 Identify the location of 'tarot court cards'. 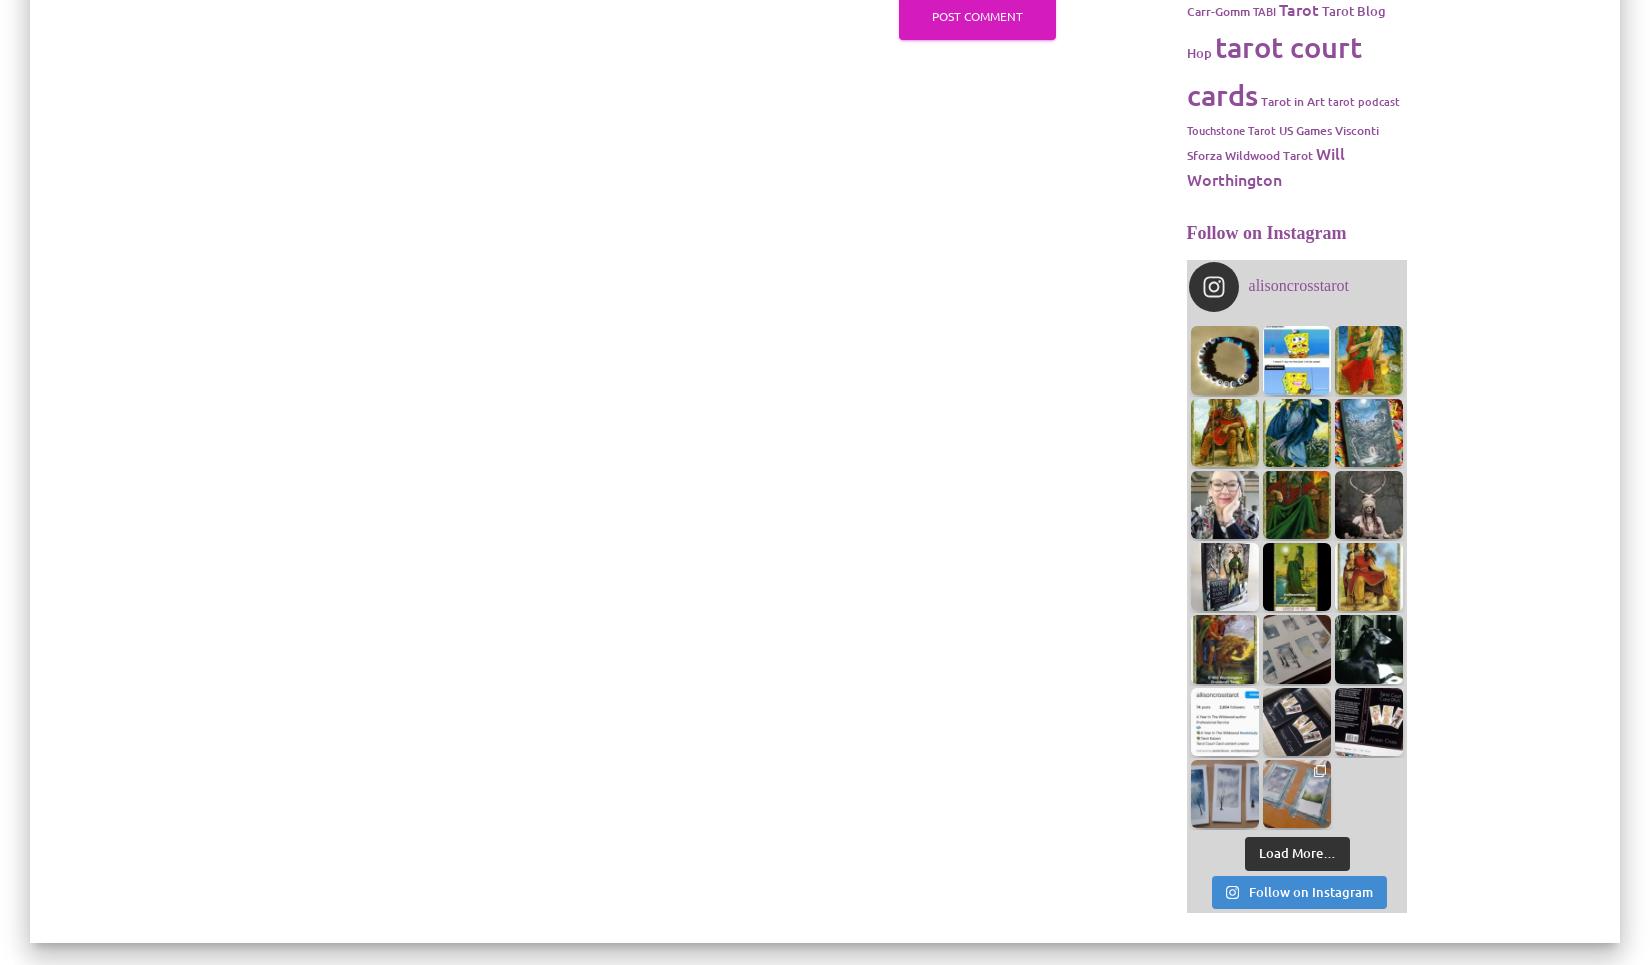
(1272, 69).